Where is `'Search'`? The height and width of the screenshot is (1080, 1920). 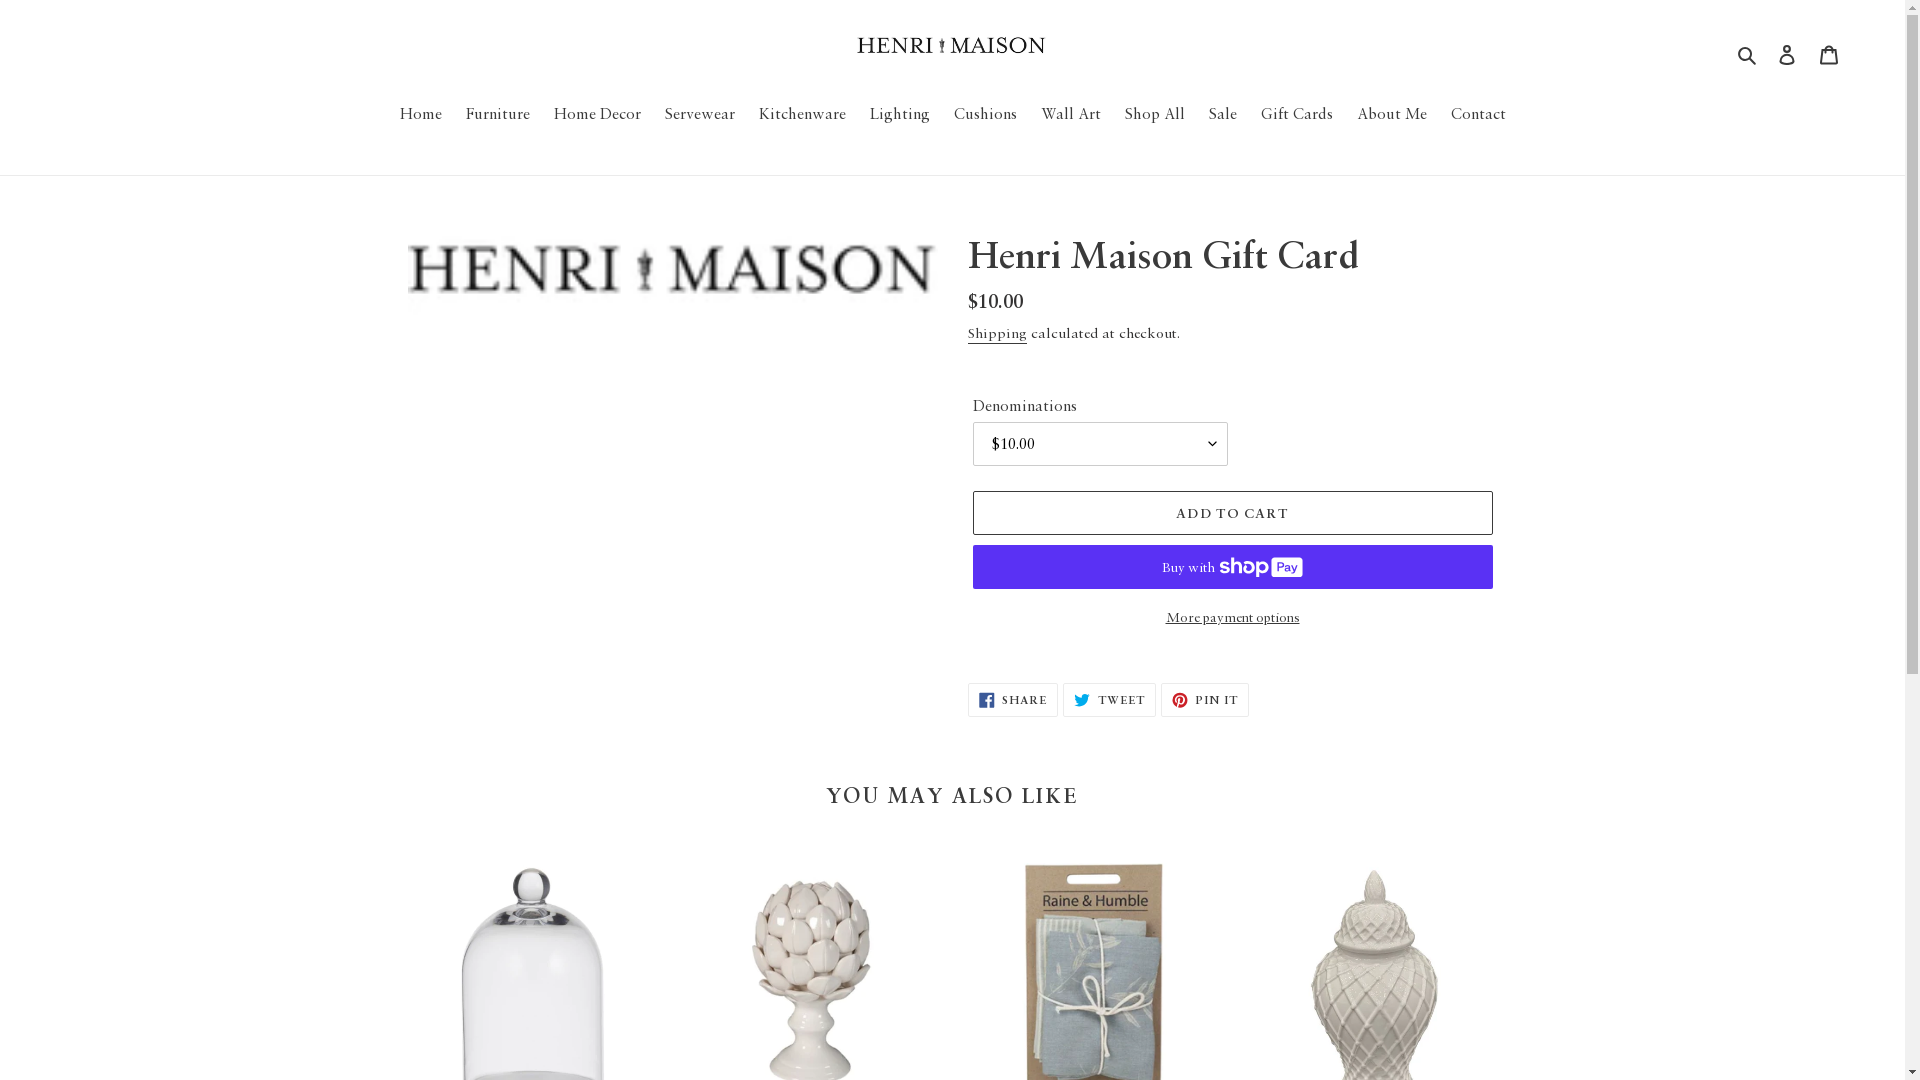 'Search' is located at coordinates (1747, 51).